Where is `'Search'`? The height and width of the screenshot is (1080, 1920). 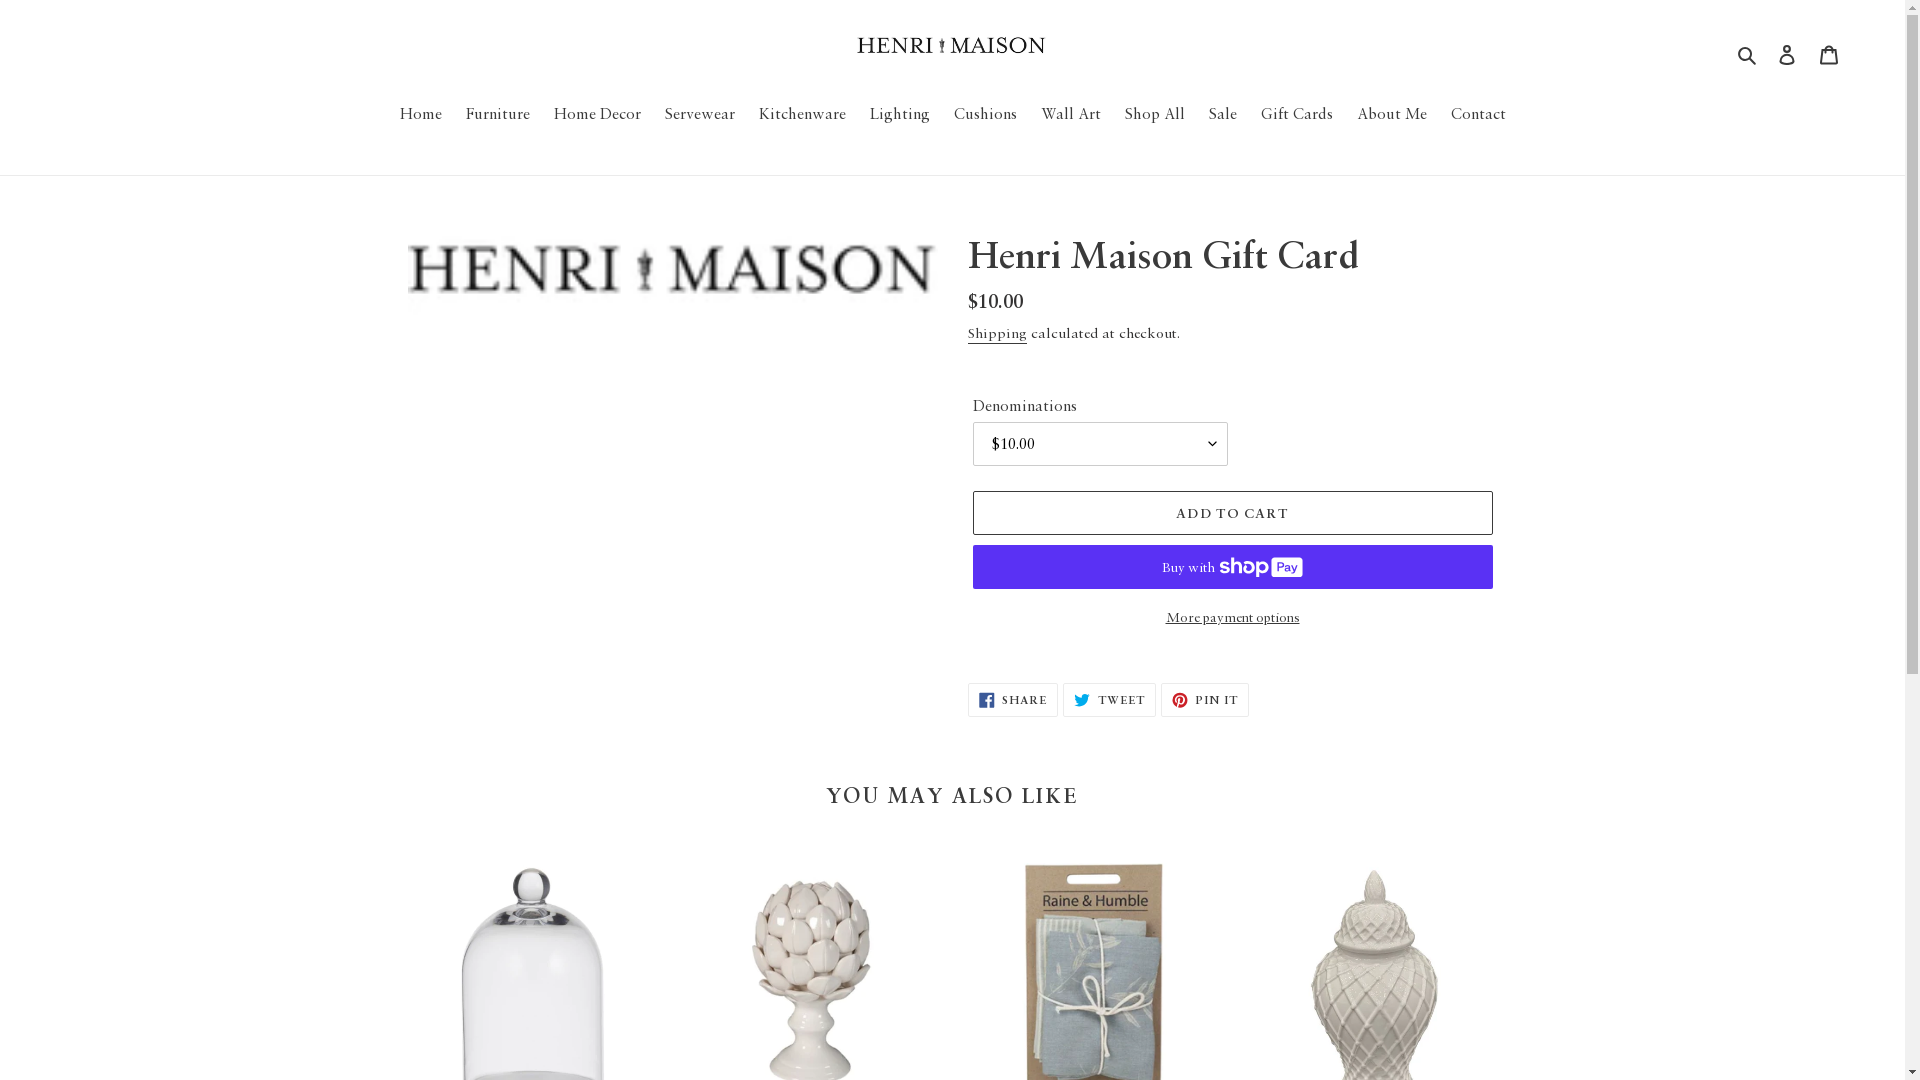 'Search' is located at coordinates (1747, 51).